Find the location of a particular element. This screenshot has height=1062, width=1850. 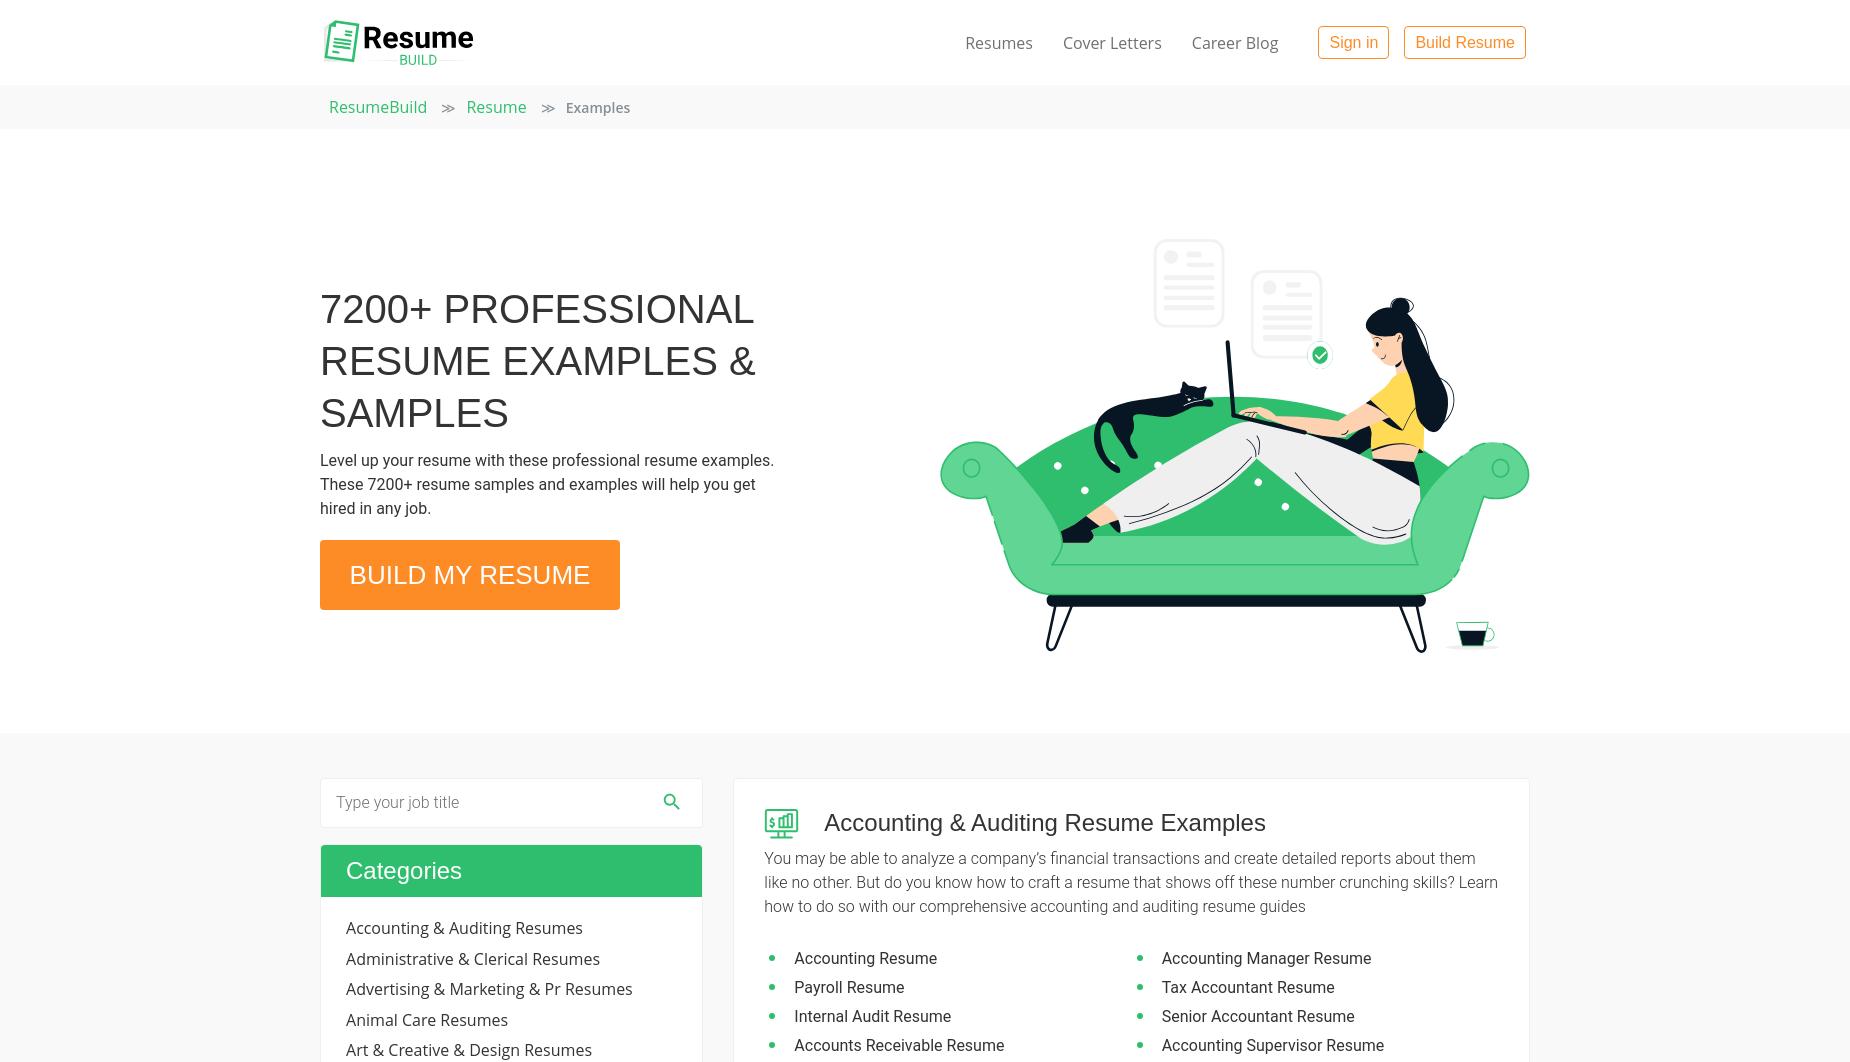

'Internal Audit Resume' is located at coordinates (794, 1015).